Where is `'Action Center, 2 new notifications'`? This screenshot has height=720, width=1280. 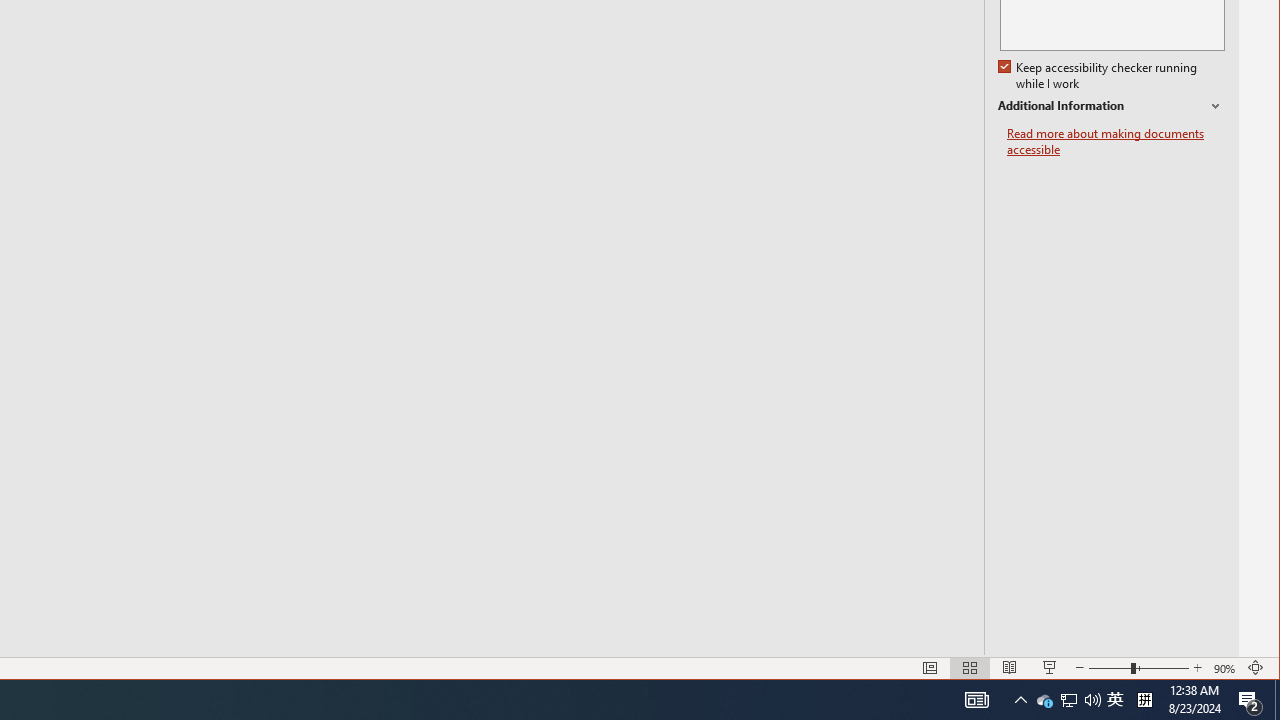
'Action Center, 2 new notifications' is located at coordinates (1250, 698).